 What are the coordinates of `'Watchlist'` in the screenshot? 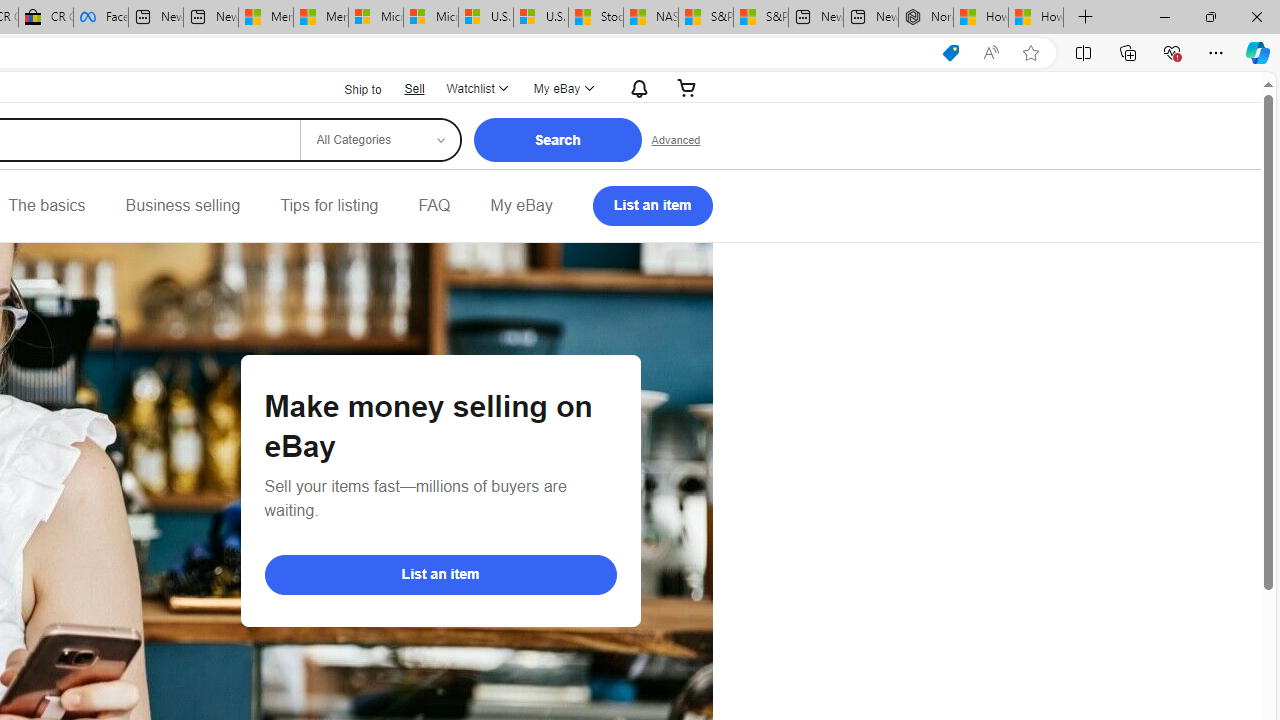 It's located at (475, 87).